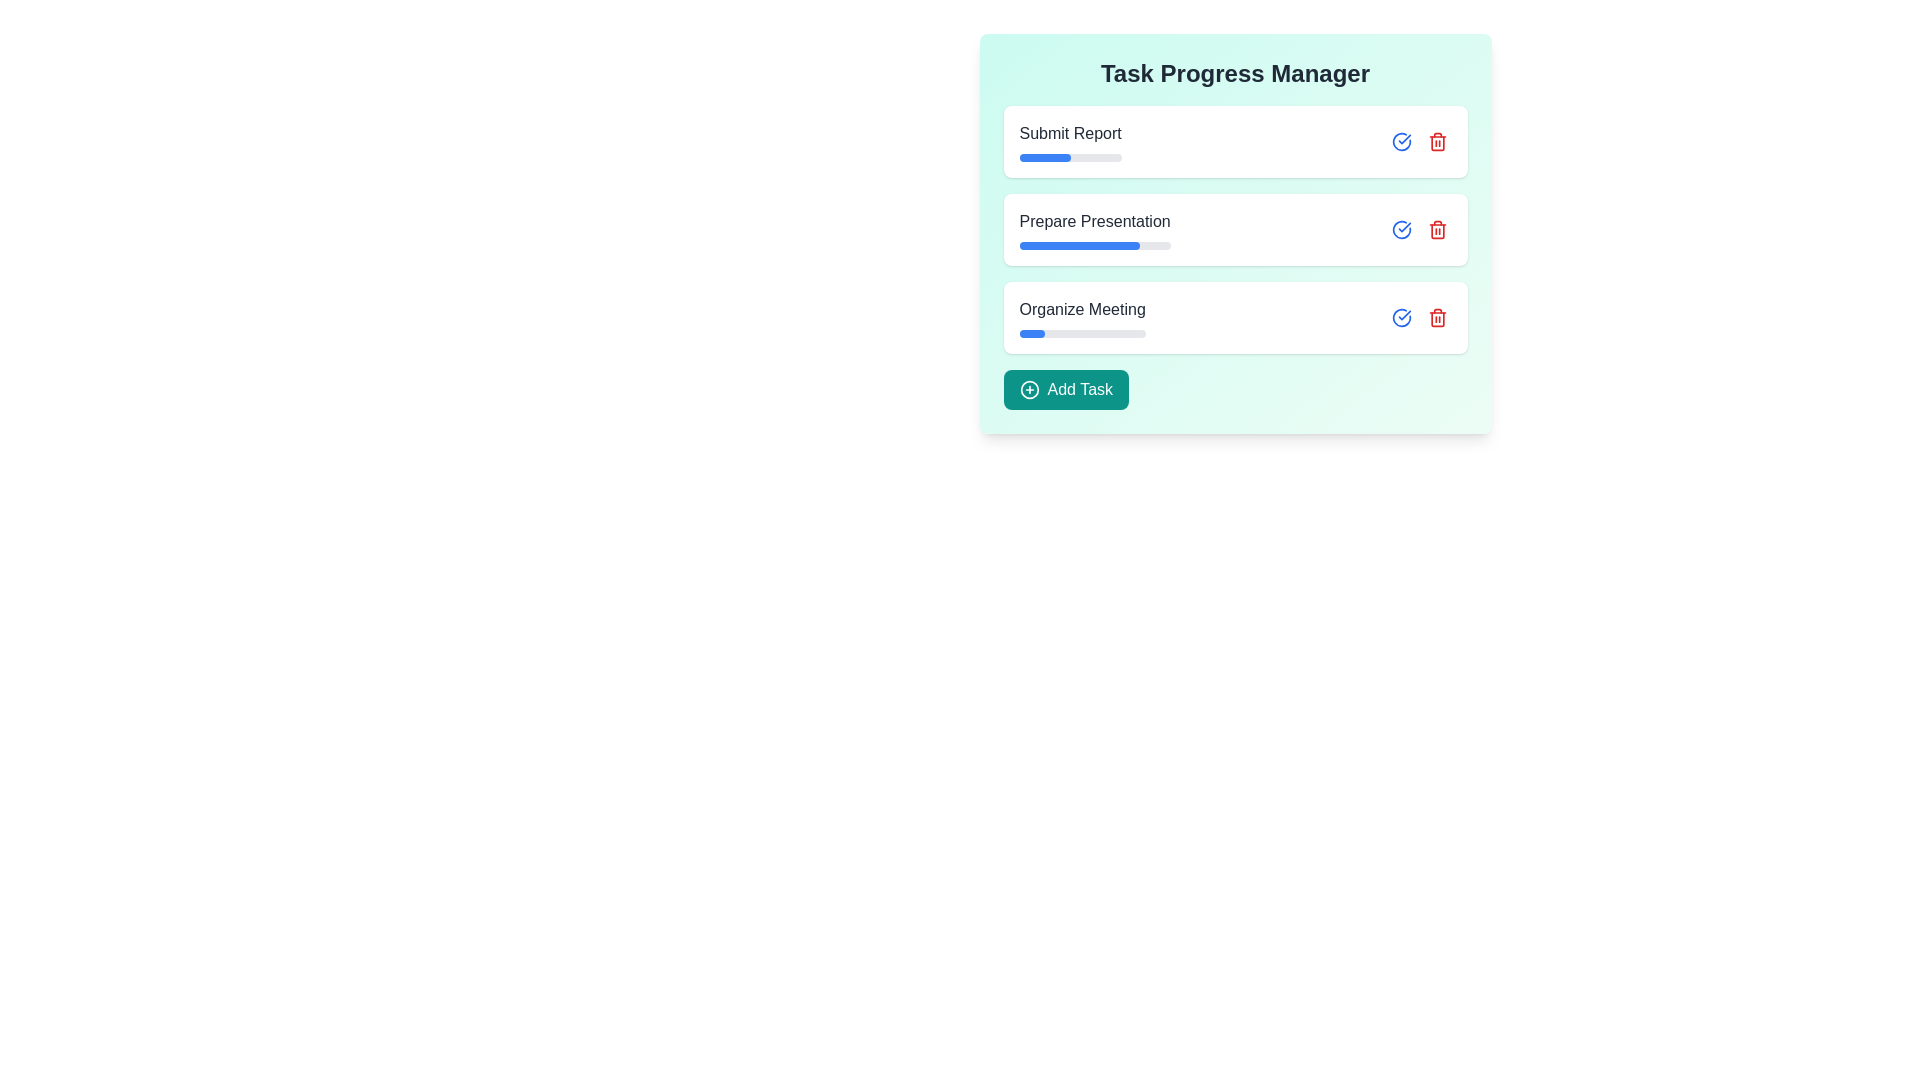 Image resolution: width=1920 pixels, height=1080 pixels. What do you see at coordinates (1436, 141) in the screenshot?
I see `the red trash icon associated with the task titled 'Submit Report' to remove it` at bounding box center [1436, 141].